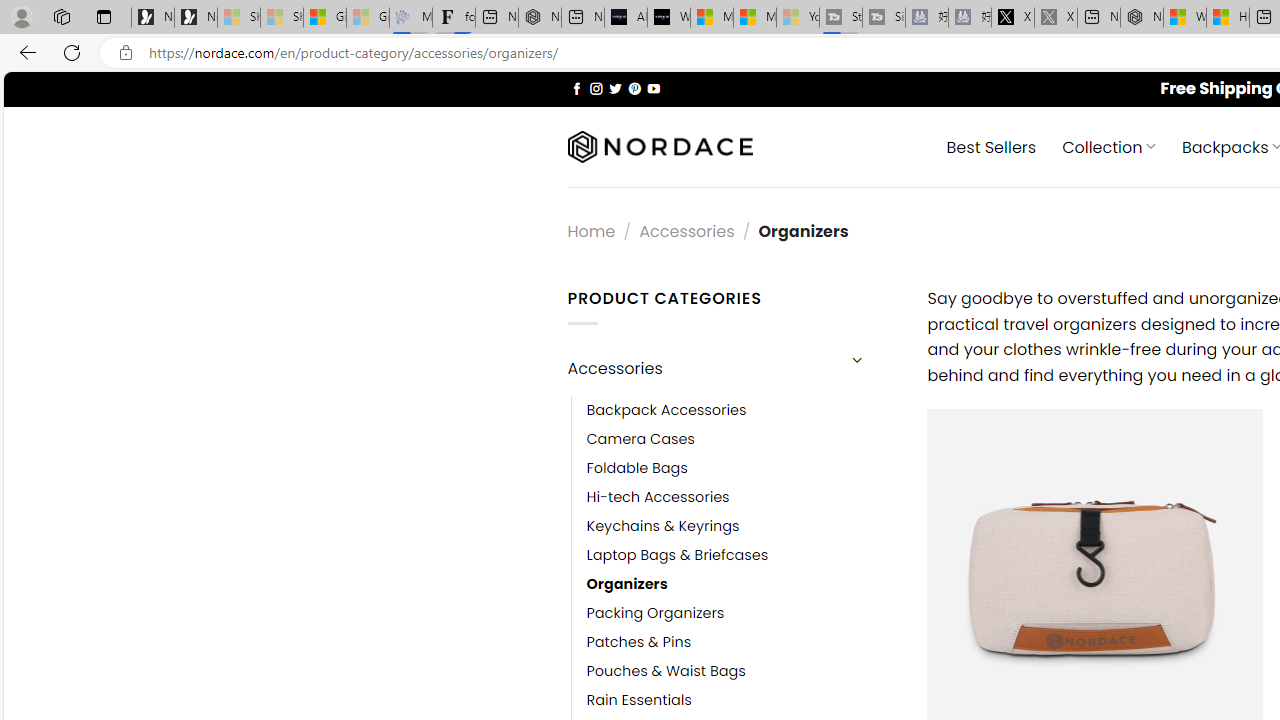 This screenshot has height=720, width=1280. Describe the element at coordinates (638, 642) in the screenshot. I see `'Patches & Pins'` at that location.